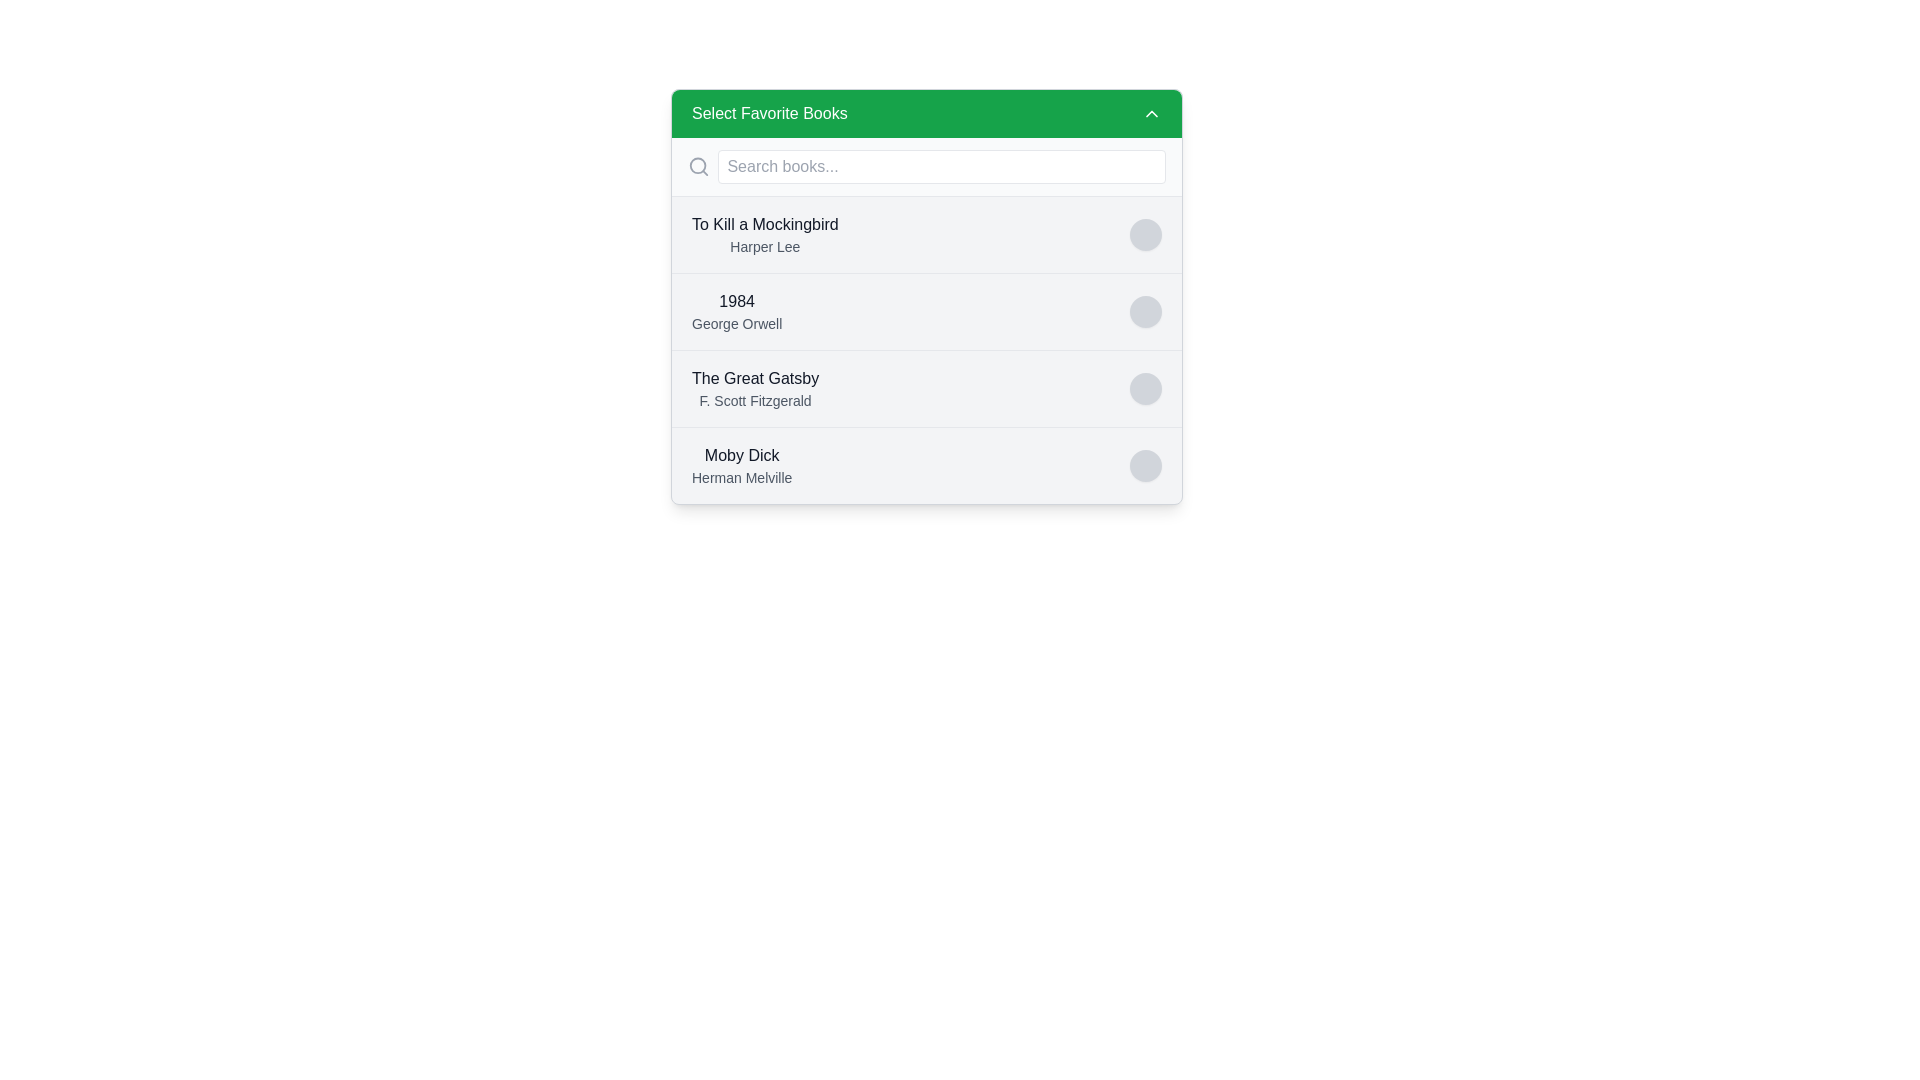 The height and width of the screenshot is (1080, 1920). Describe the element at coordinates (754, 389) in the screenshot. I see `the Text label displaying a book title and its author, located on the third row of the 'Select Favorite Books' section, positioned between '1984' and 'Moby Dick'` at that location.